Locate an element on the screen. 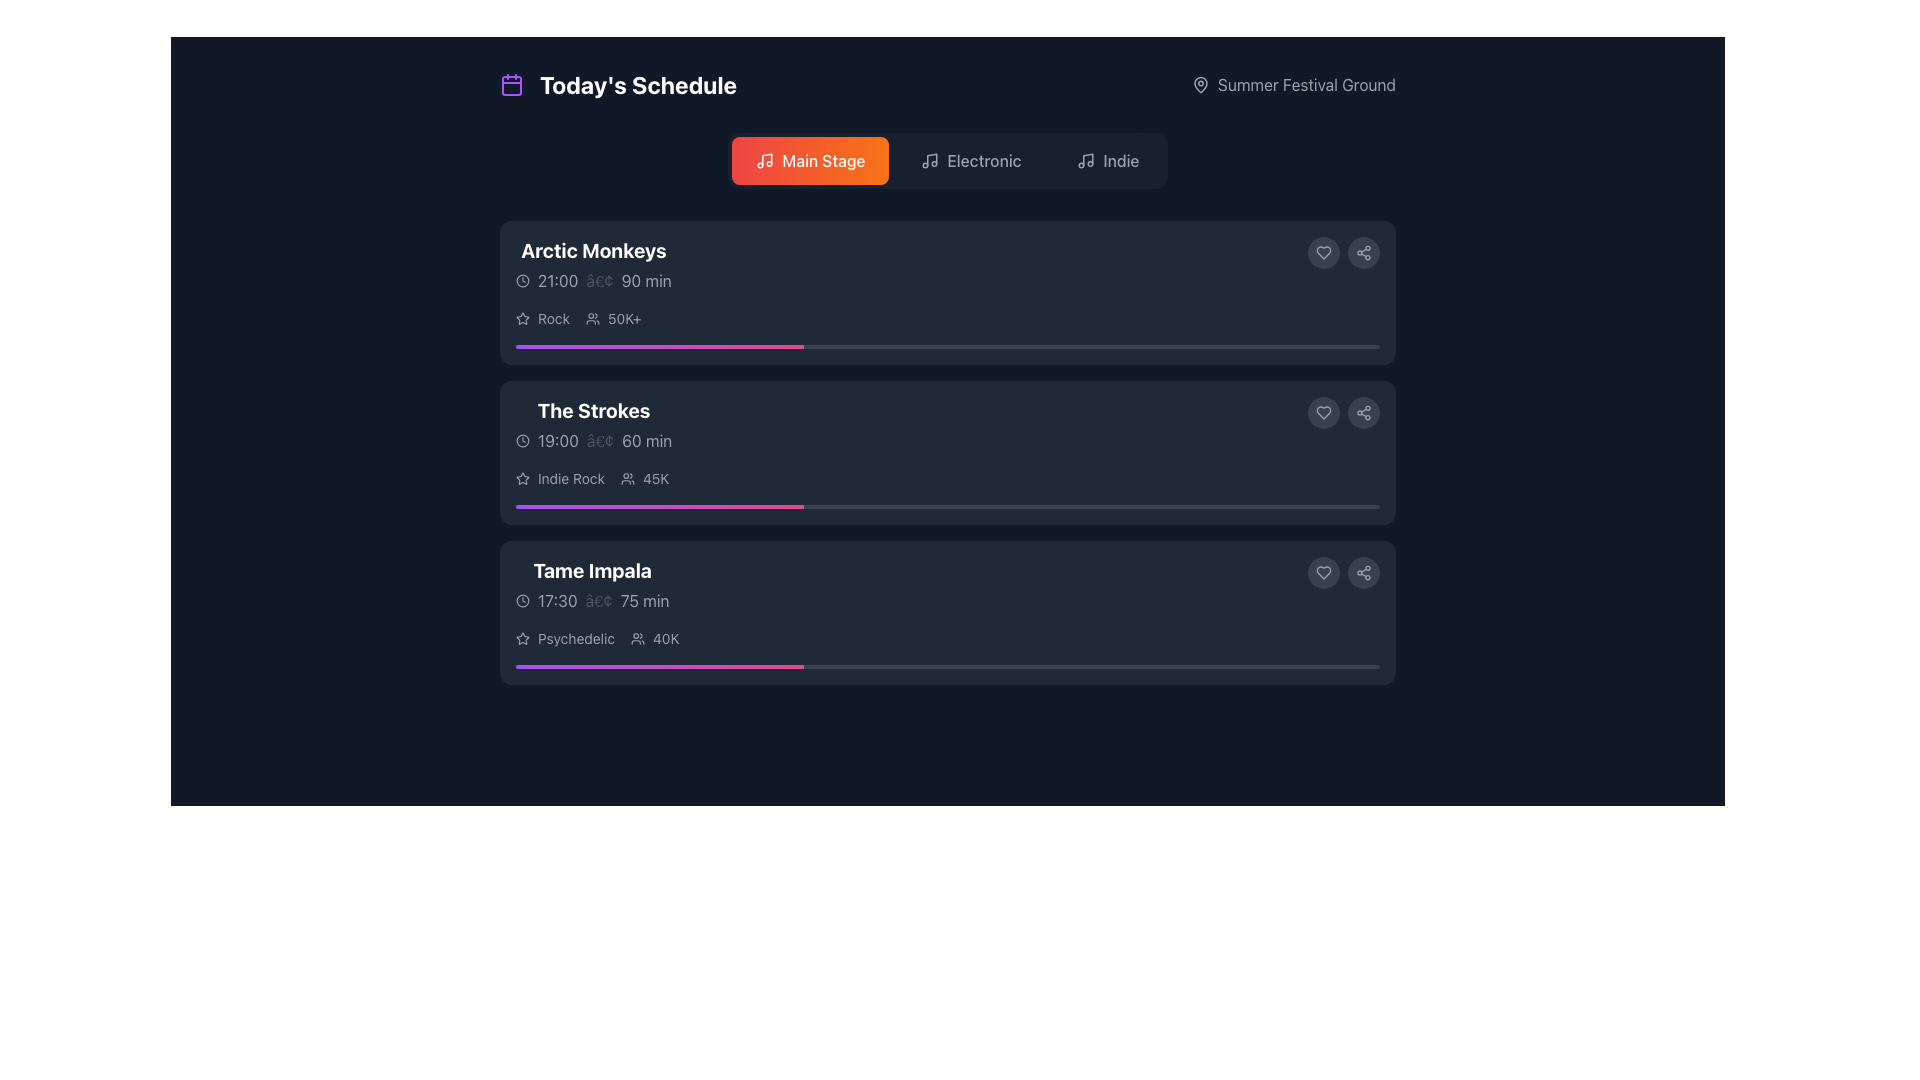 This screenshot has width=1920, height=1080. the heart icon button in the top-right corner of 'The Strokes' performance card is located at coordinates (1324, 411).